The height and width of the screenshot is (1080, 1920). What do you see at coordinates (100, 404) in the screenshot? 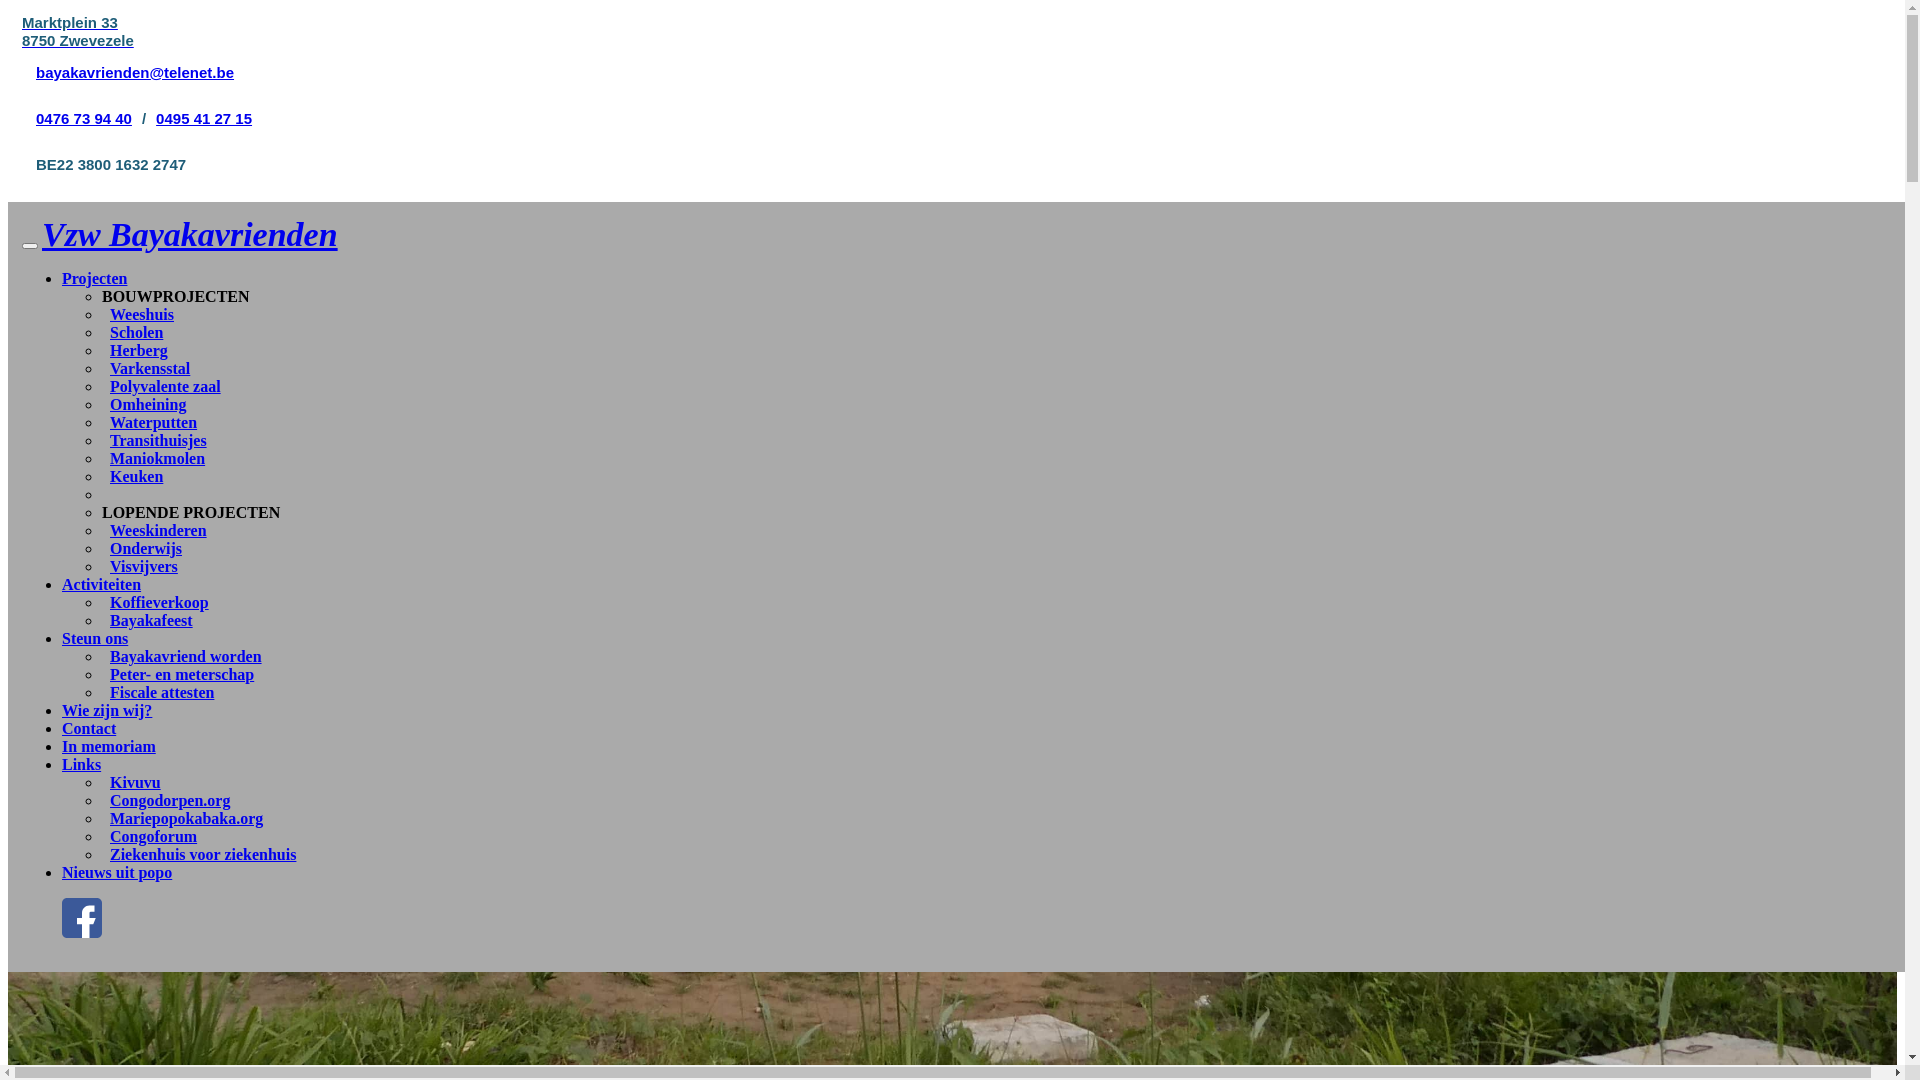
I see `'Omheining'` at bounding box center [100, 404].